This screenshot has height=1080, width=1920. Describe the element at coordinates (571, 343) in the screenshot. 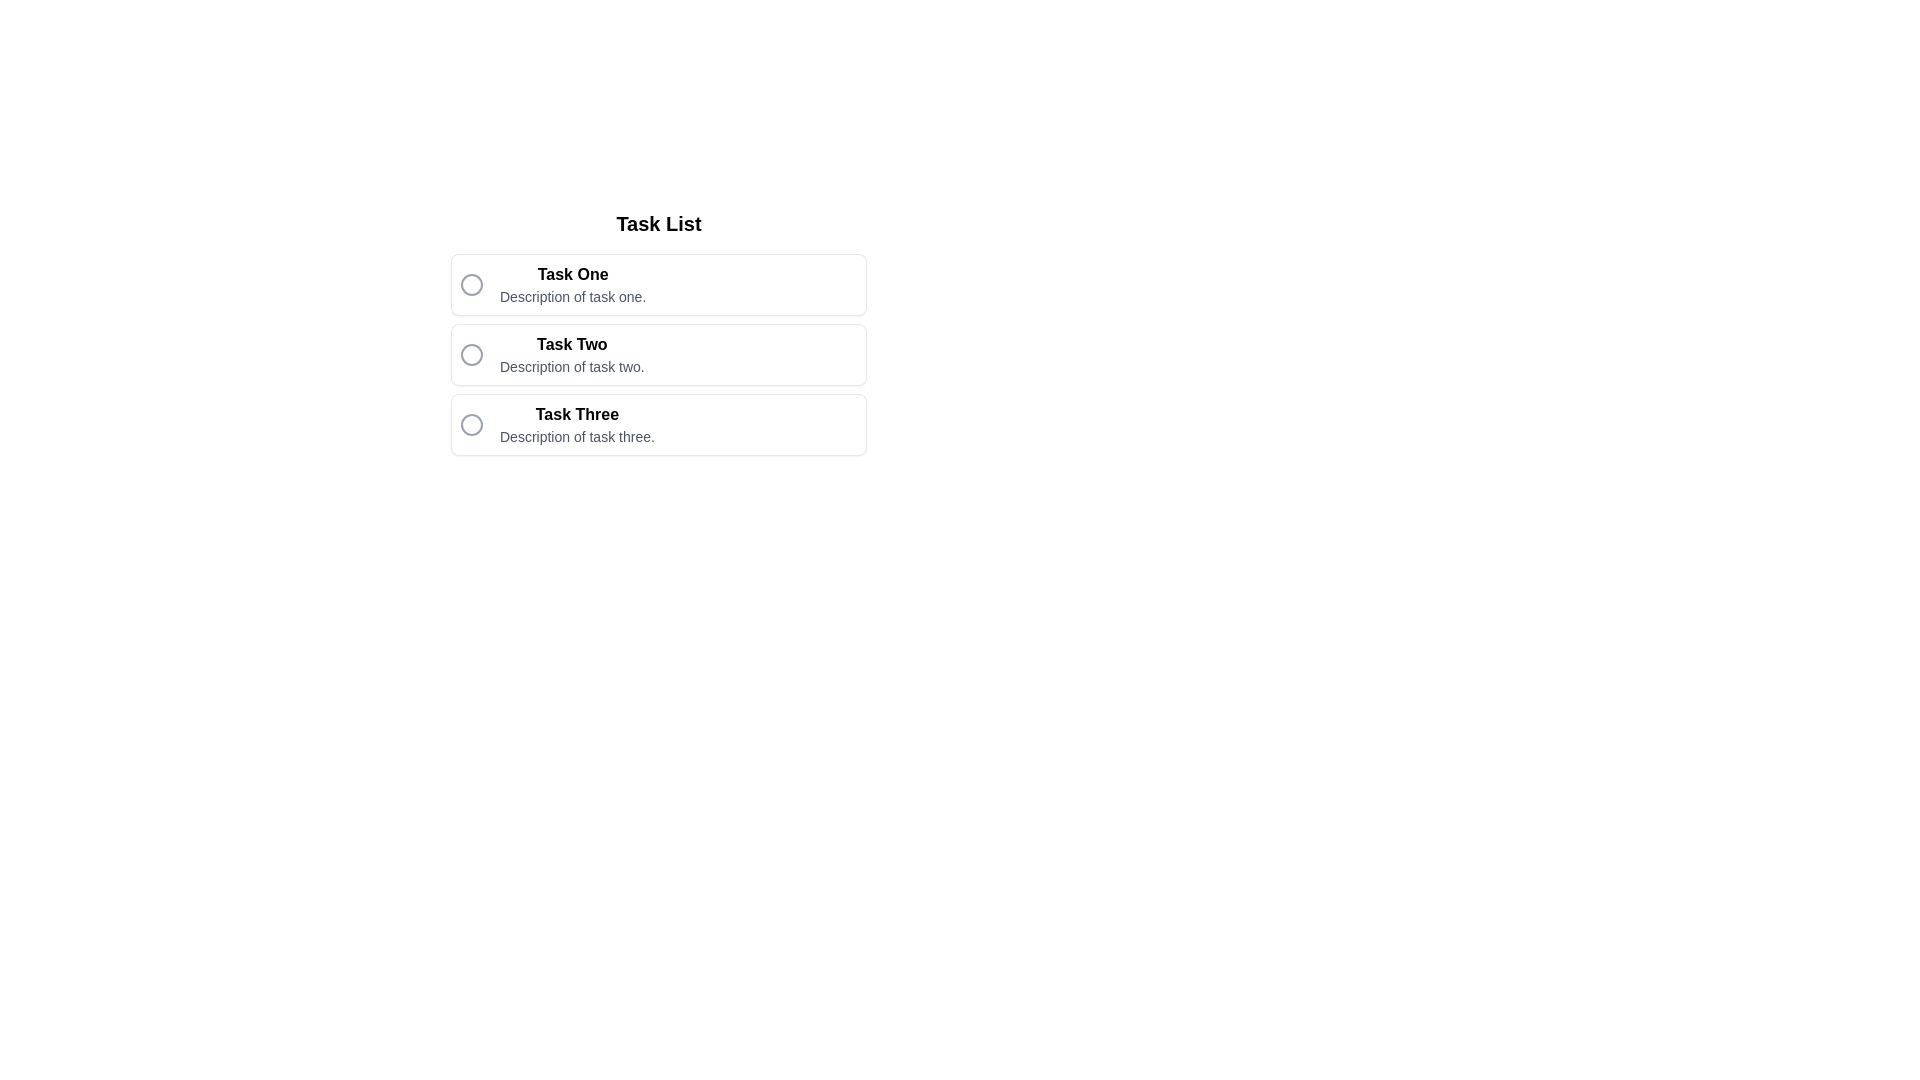

I see `the header text label for the second task in the task list, positioned centrally in the second row, below 'Task One' and above 'Task Three'` at that location.